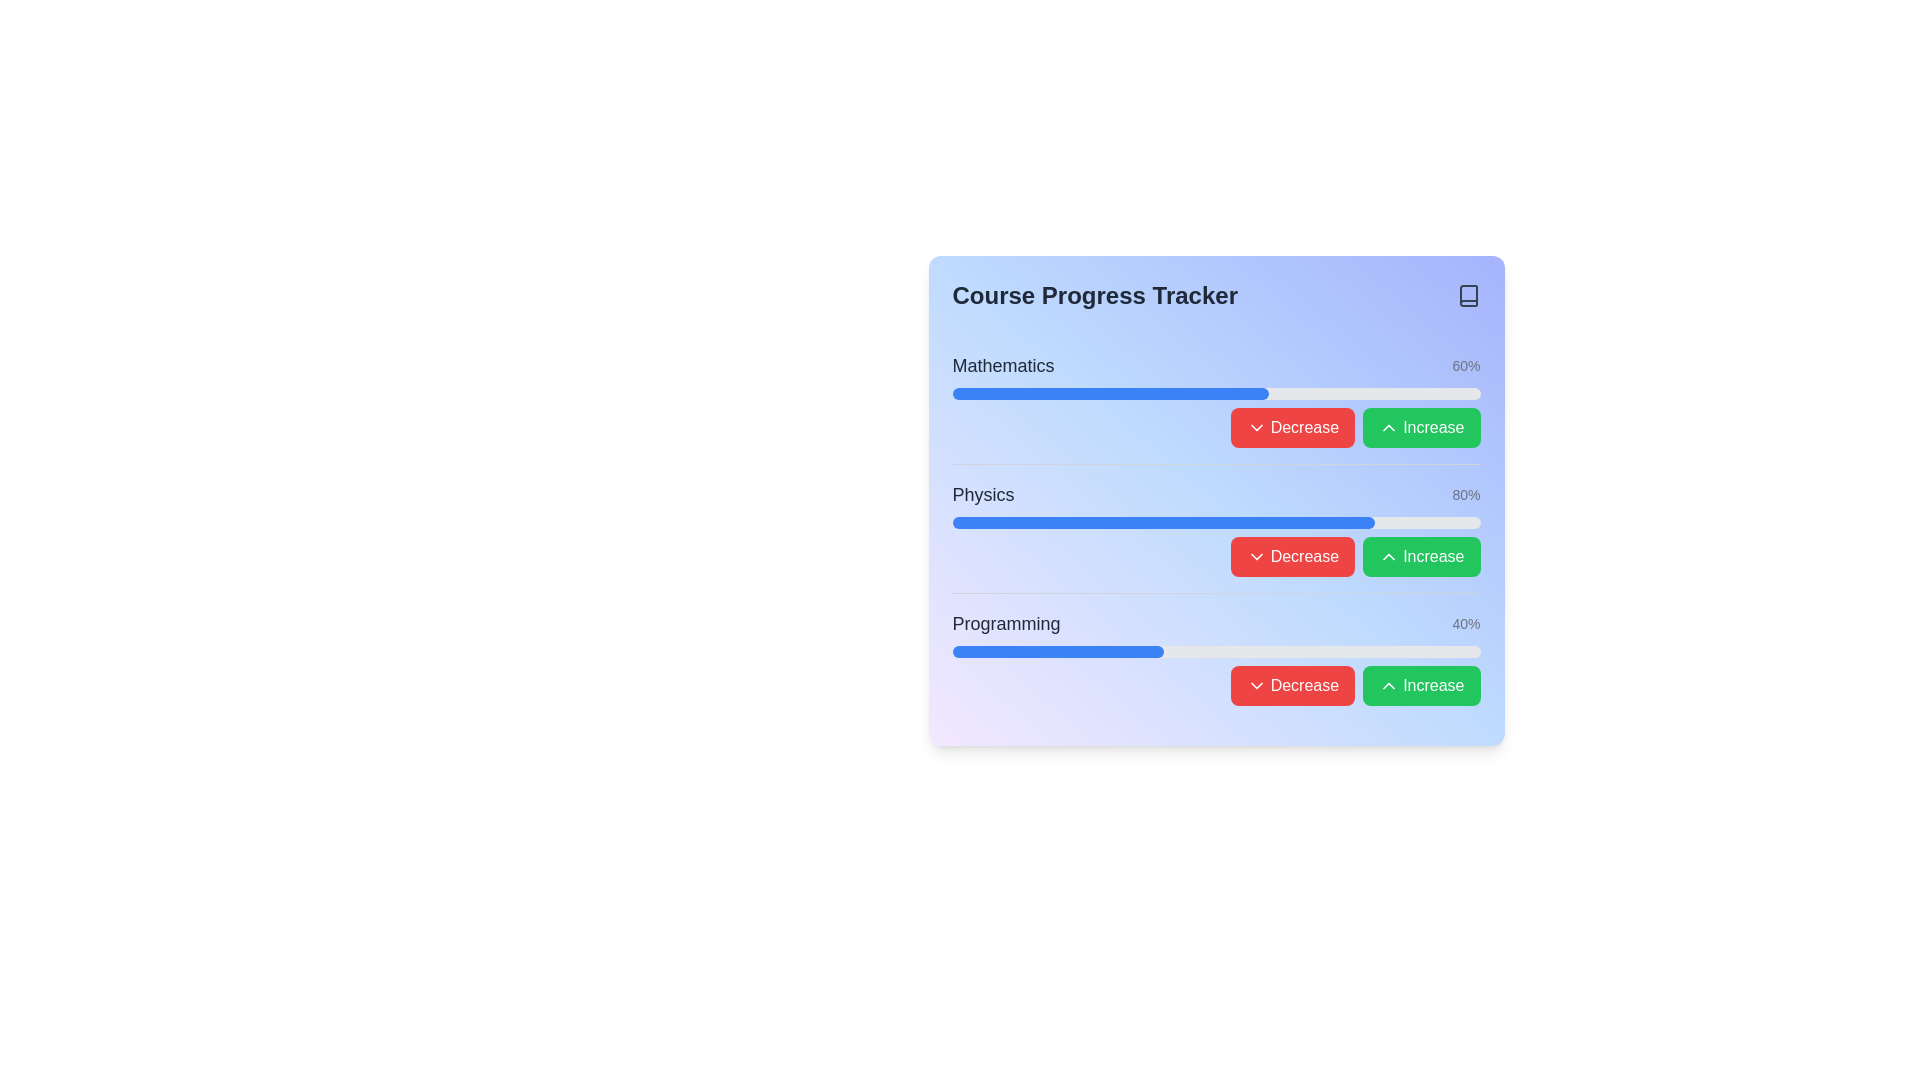 The image size is (1920, 1080). Describe the element at coordinates (1255, 427) in the screenshot. I see `the downward-pointing chevron icon within the red 'Decrease' button, which indicates a decrease action` at that location.